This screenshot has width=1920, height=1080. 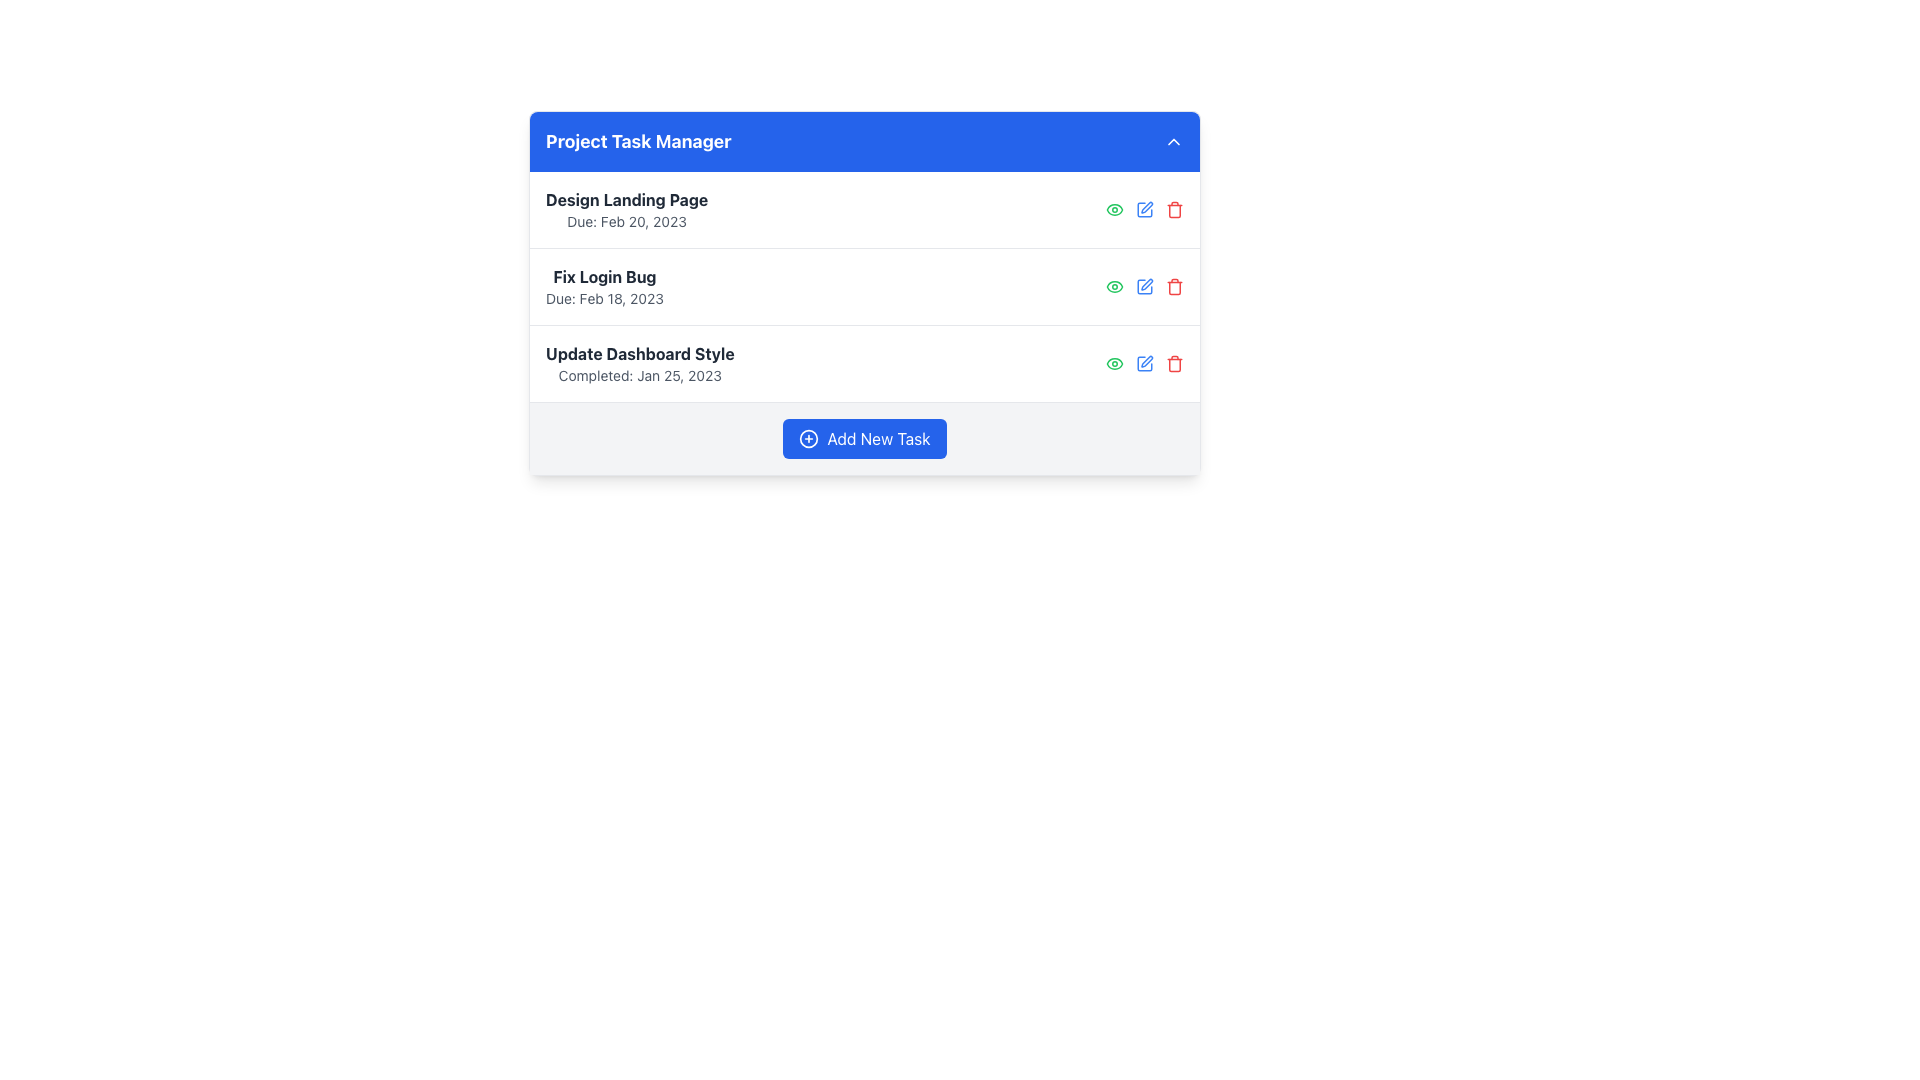 I want to click on the red trash icon, which is the last icon in a row of task-related icons, so click(x=1175, y=288).